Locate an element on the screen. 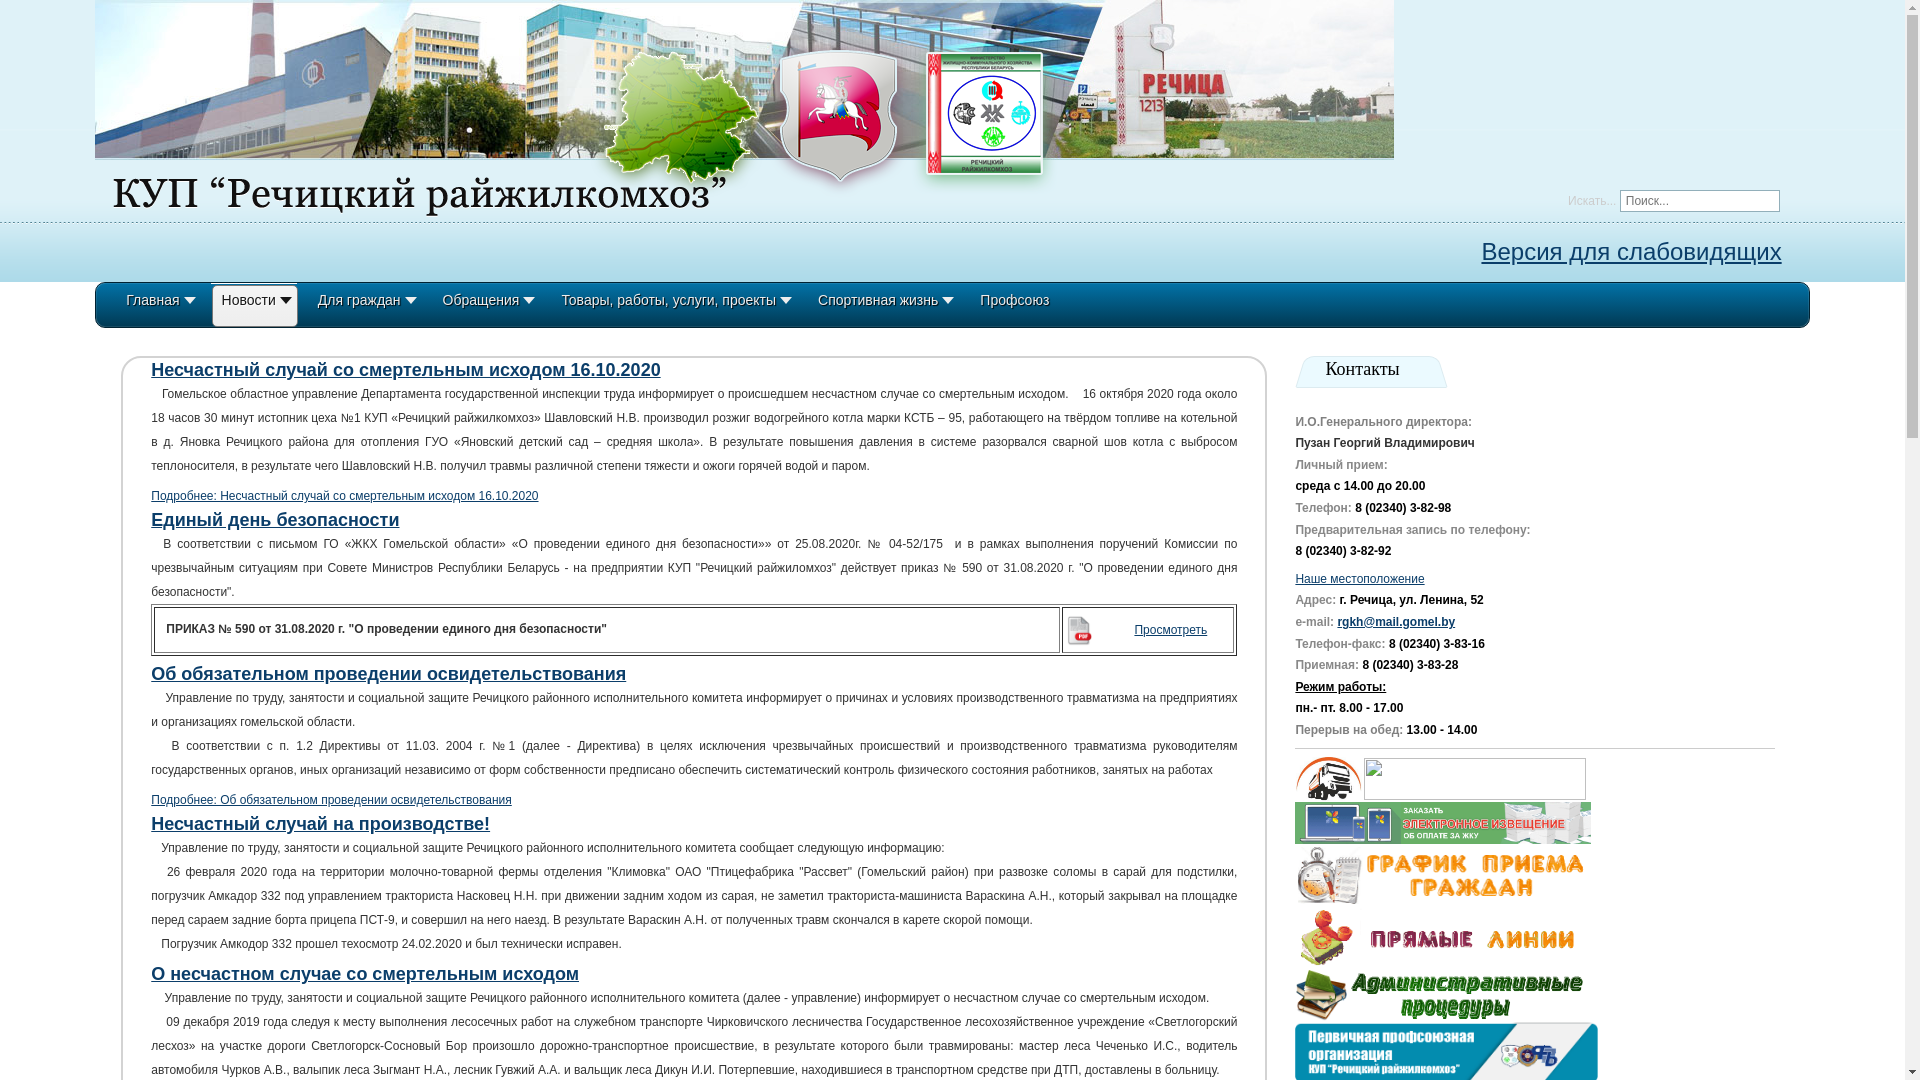  'rgkh@mail.gomel.by' is located at coordinates (1395, 620).